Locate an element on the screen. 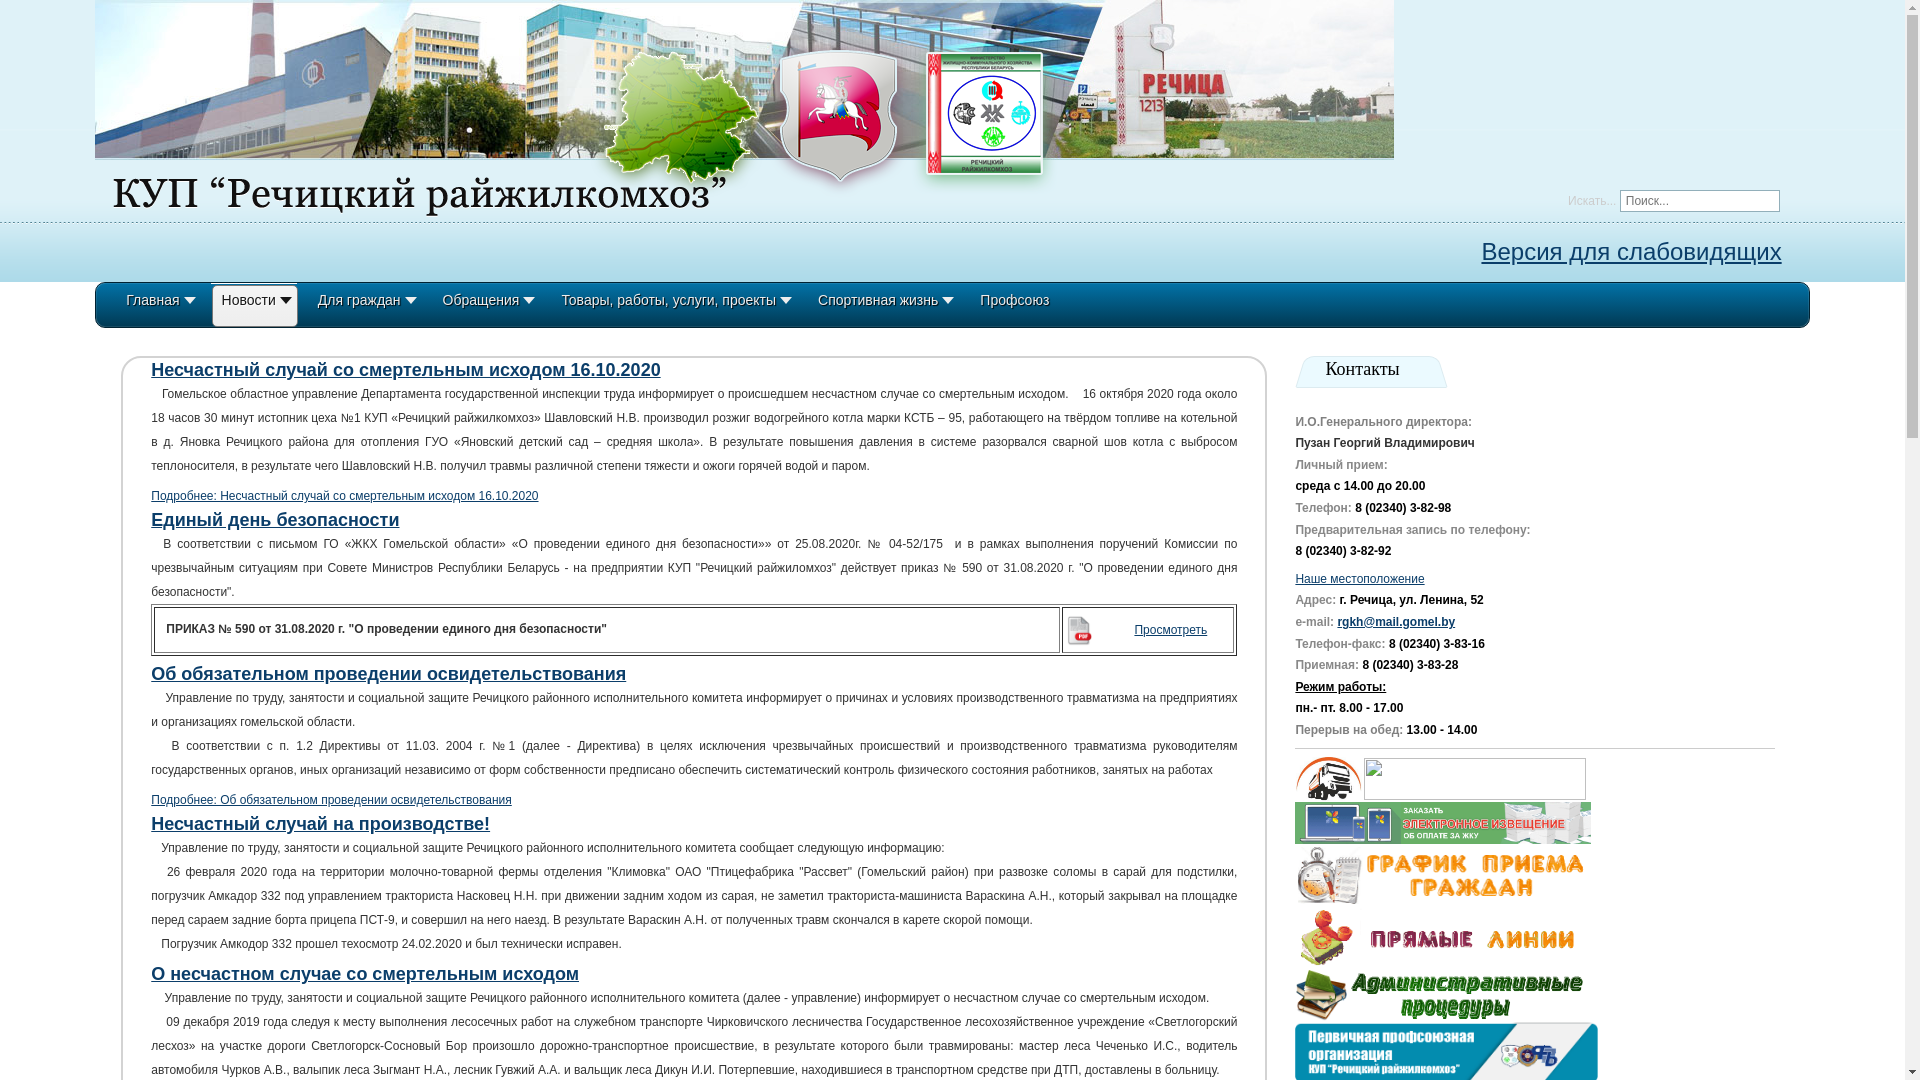  'rgkh@mail.gomel.by' is located at coordinates (1395, 620).